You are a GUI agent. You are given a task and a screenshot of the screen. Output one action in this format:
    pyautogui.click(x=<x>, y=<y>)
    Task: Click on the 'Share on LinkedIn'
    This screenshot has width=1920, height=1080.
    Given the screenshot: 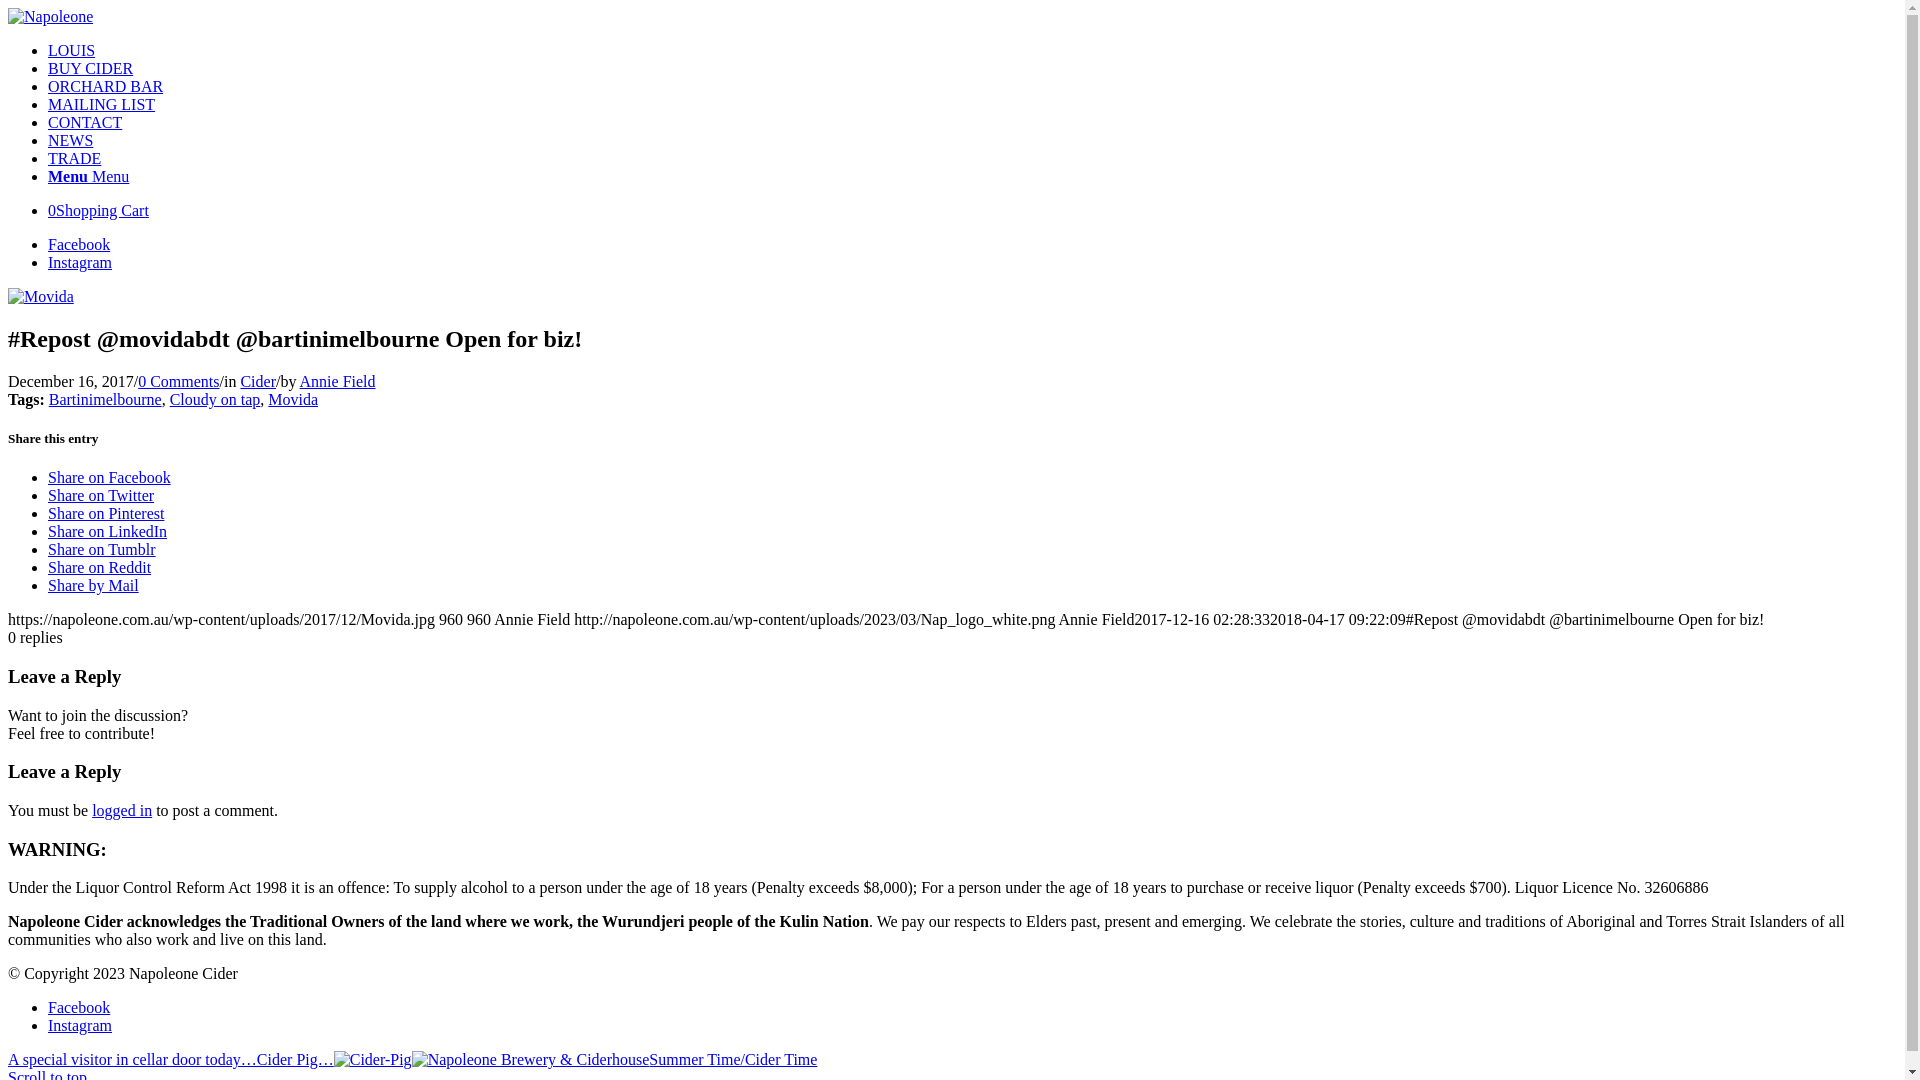 What is the action you would take?
    pyautogui.click(x=106, y=530)
    